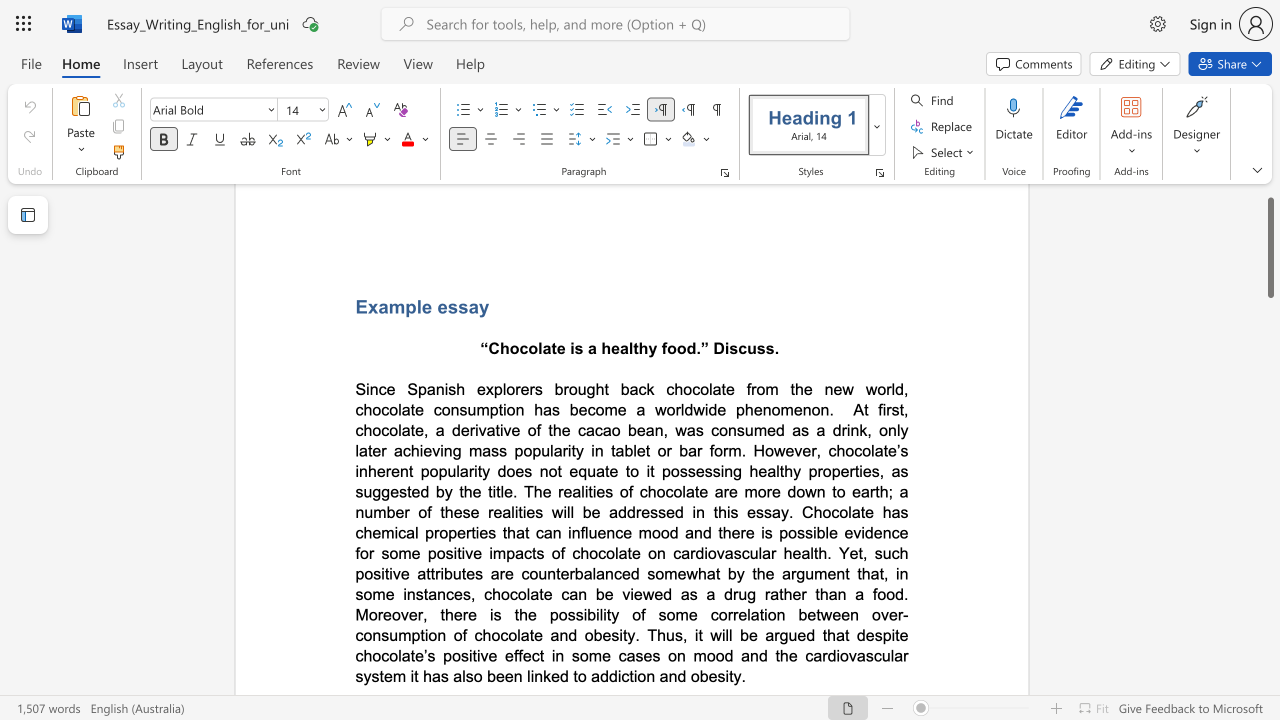  I want to click on the scrollbar and move up 20 pixels, so click(1269, 247).